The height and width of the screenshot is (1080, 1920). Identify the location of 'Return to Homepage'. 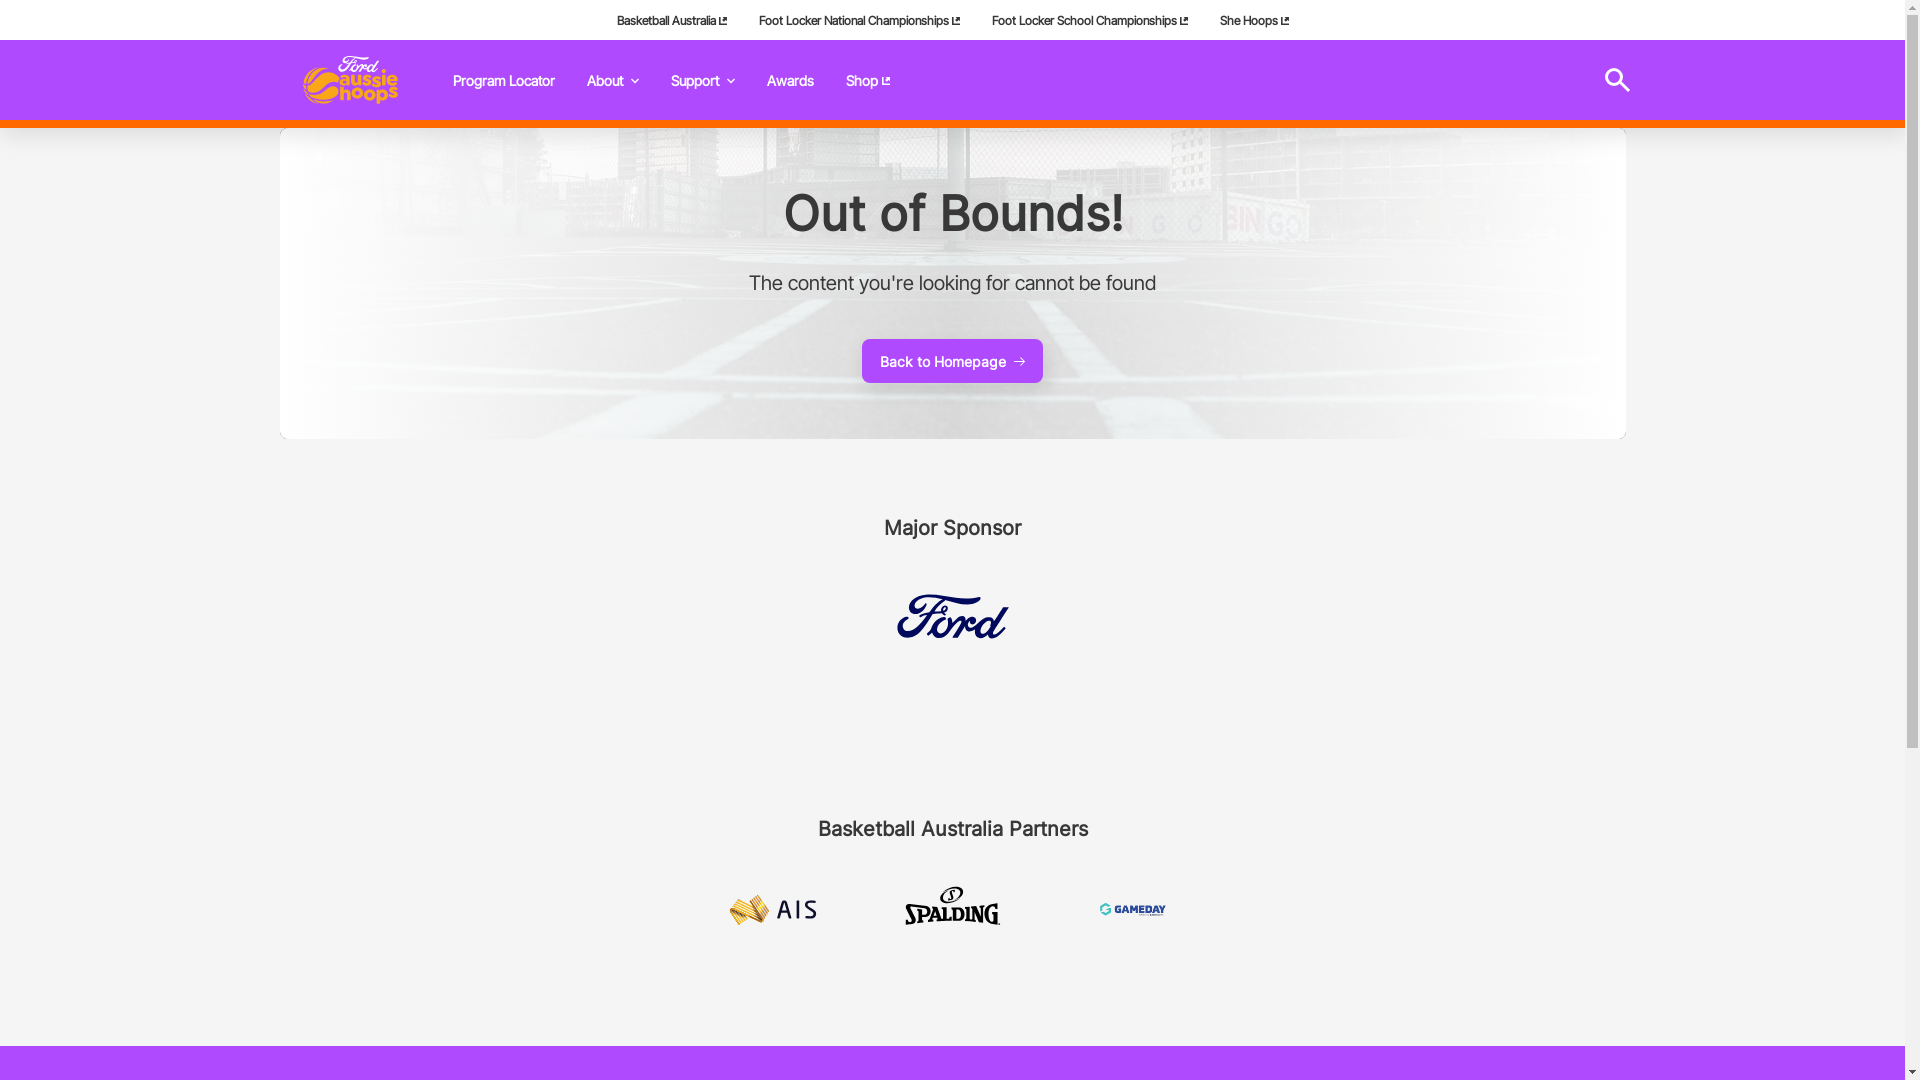
(350, 79).